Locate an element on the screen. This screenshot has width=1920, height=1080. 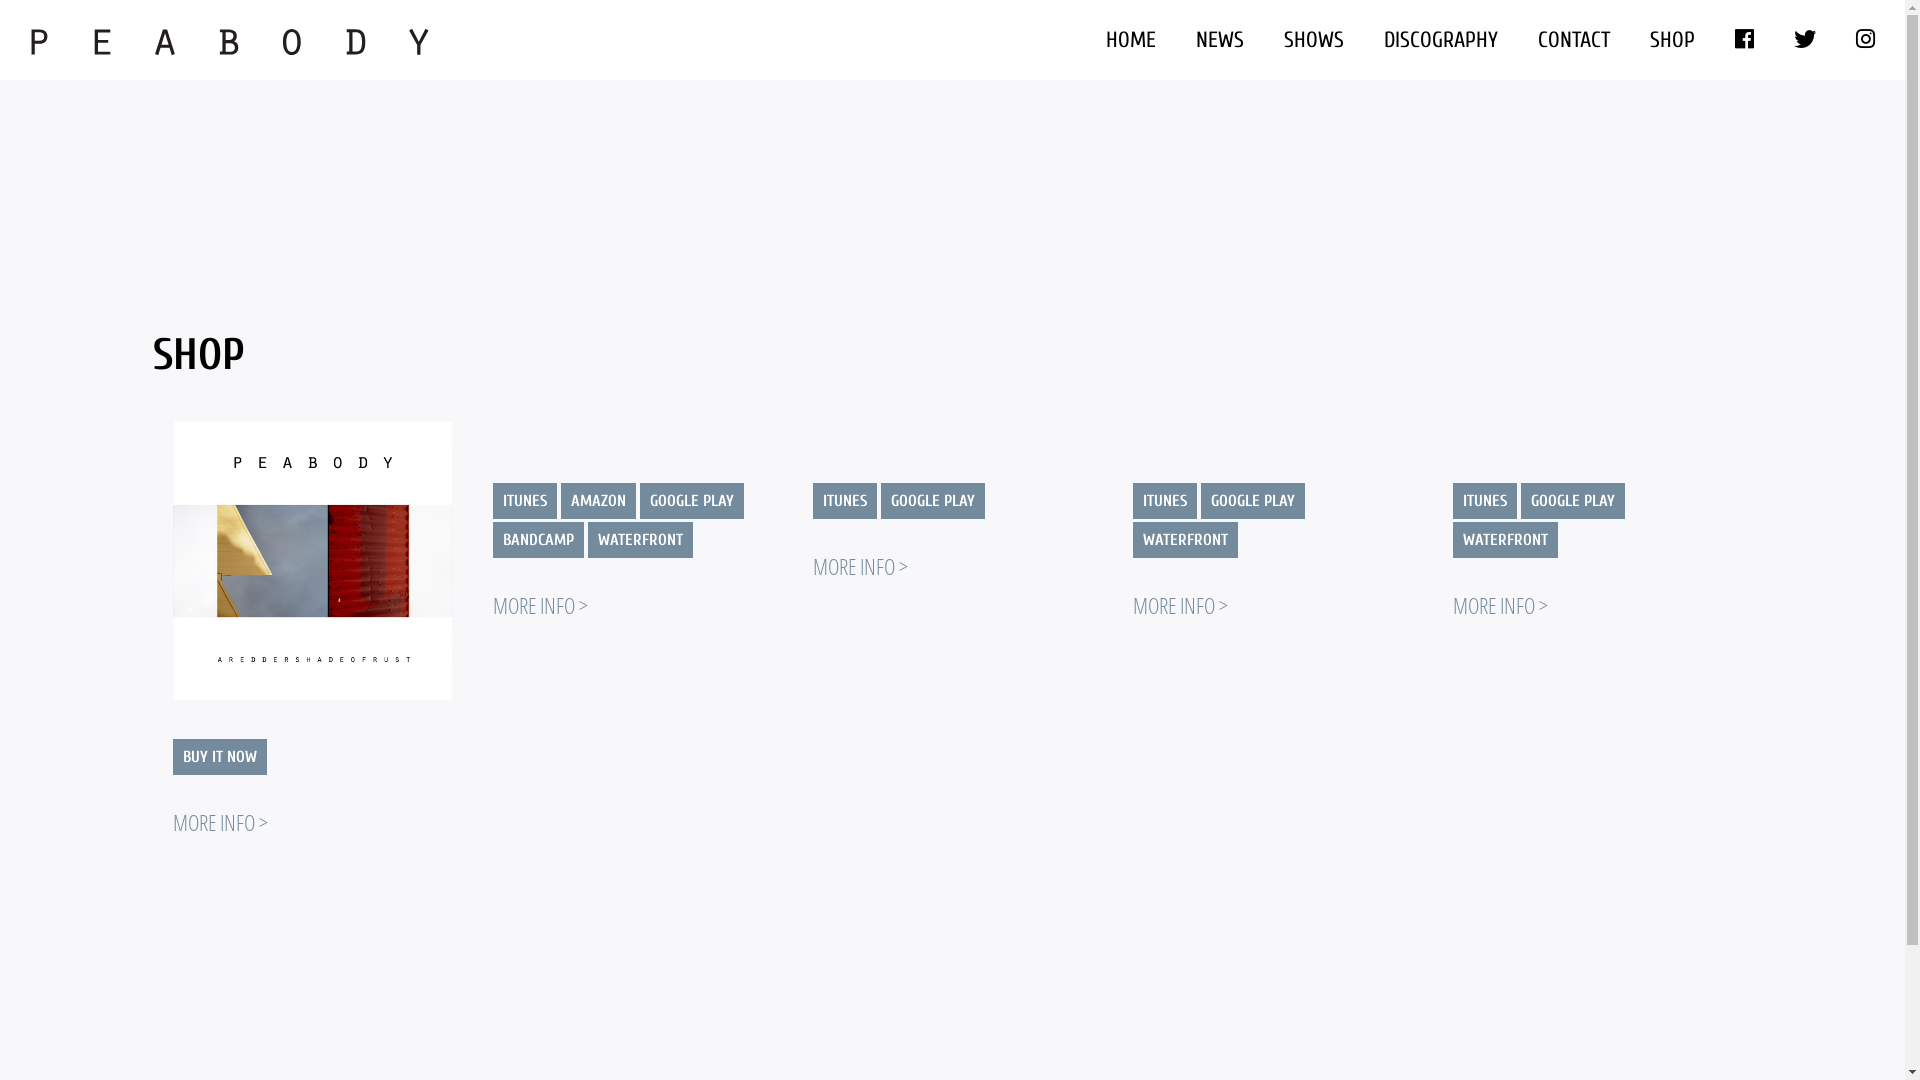
'GOOGLE PLAY' is located at coordinates (691, 500).